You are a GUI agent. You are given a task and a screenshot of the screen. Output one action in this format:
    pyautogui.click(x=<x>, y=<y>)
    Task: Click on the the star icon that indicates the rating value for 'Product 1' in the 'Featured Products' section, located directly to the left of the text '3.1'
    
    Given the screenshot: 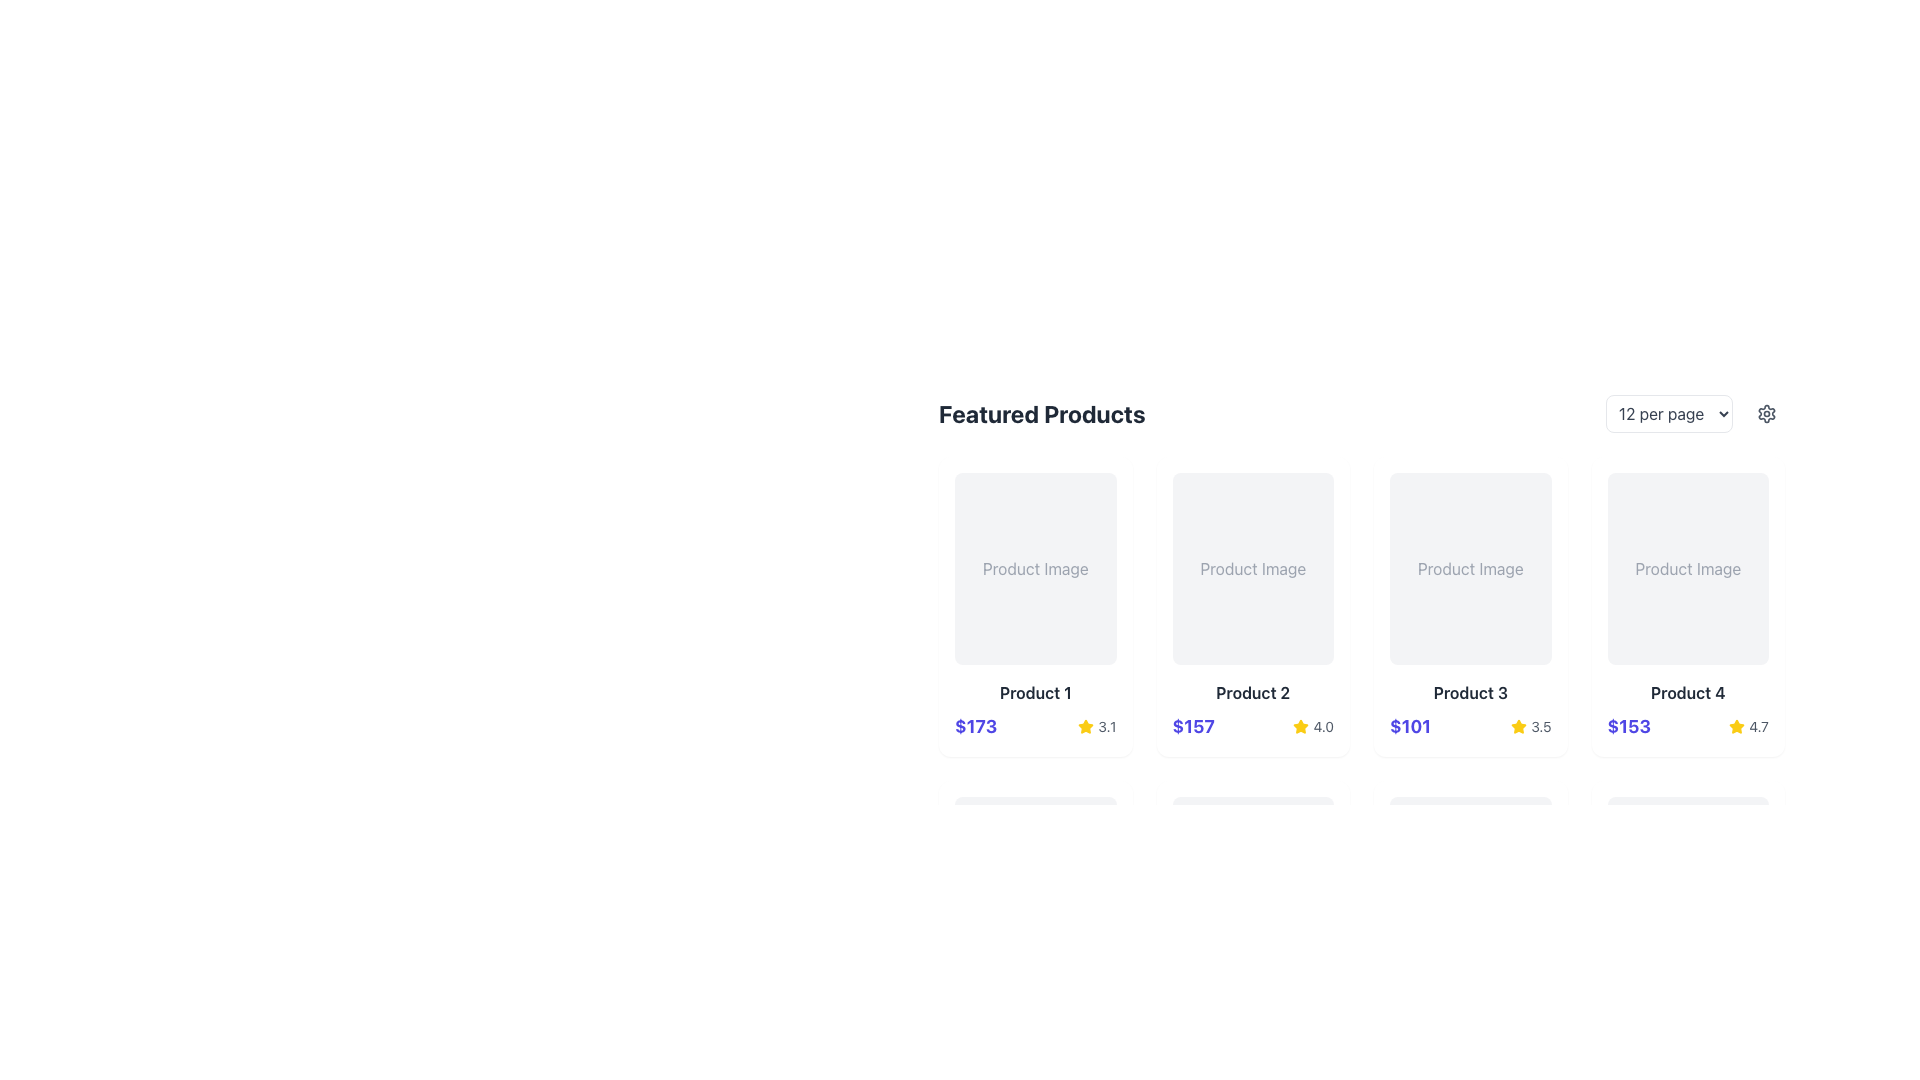 What is the action you would take?
    pyautogui.click(x=1085, y=726)
    